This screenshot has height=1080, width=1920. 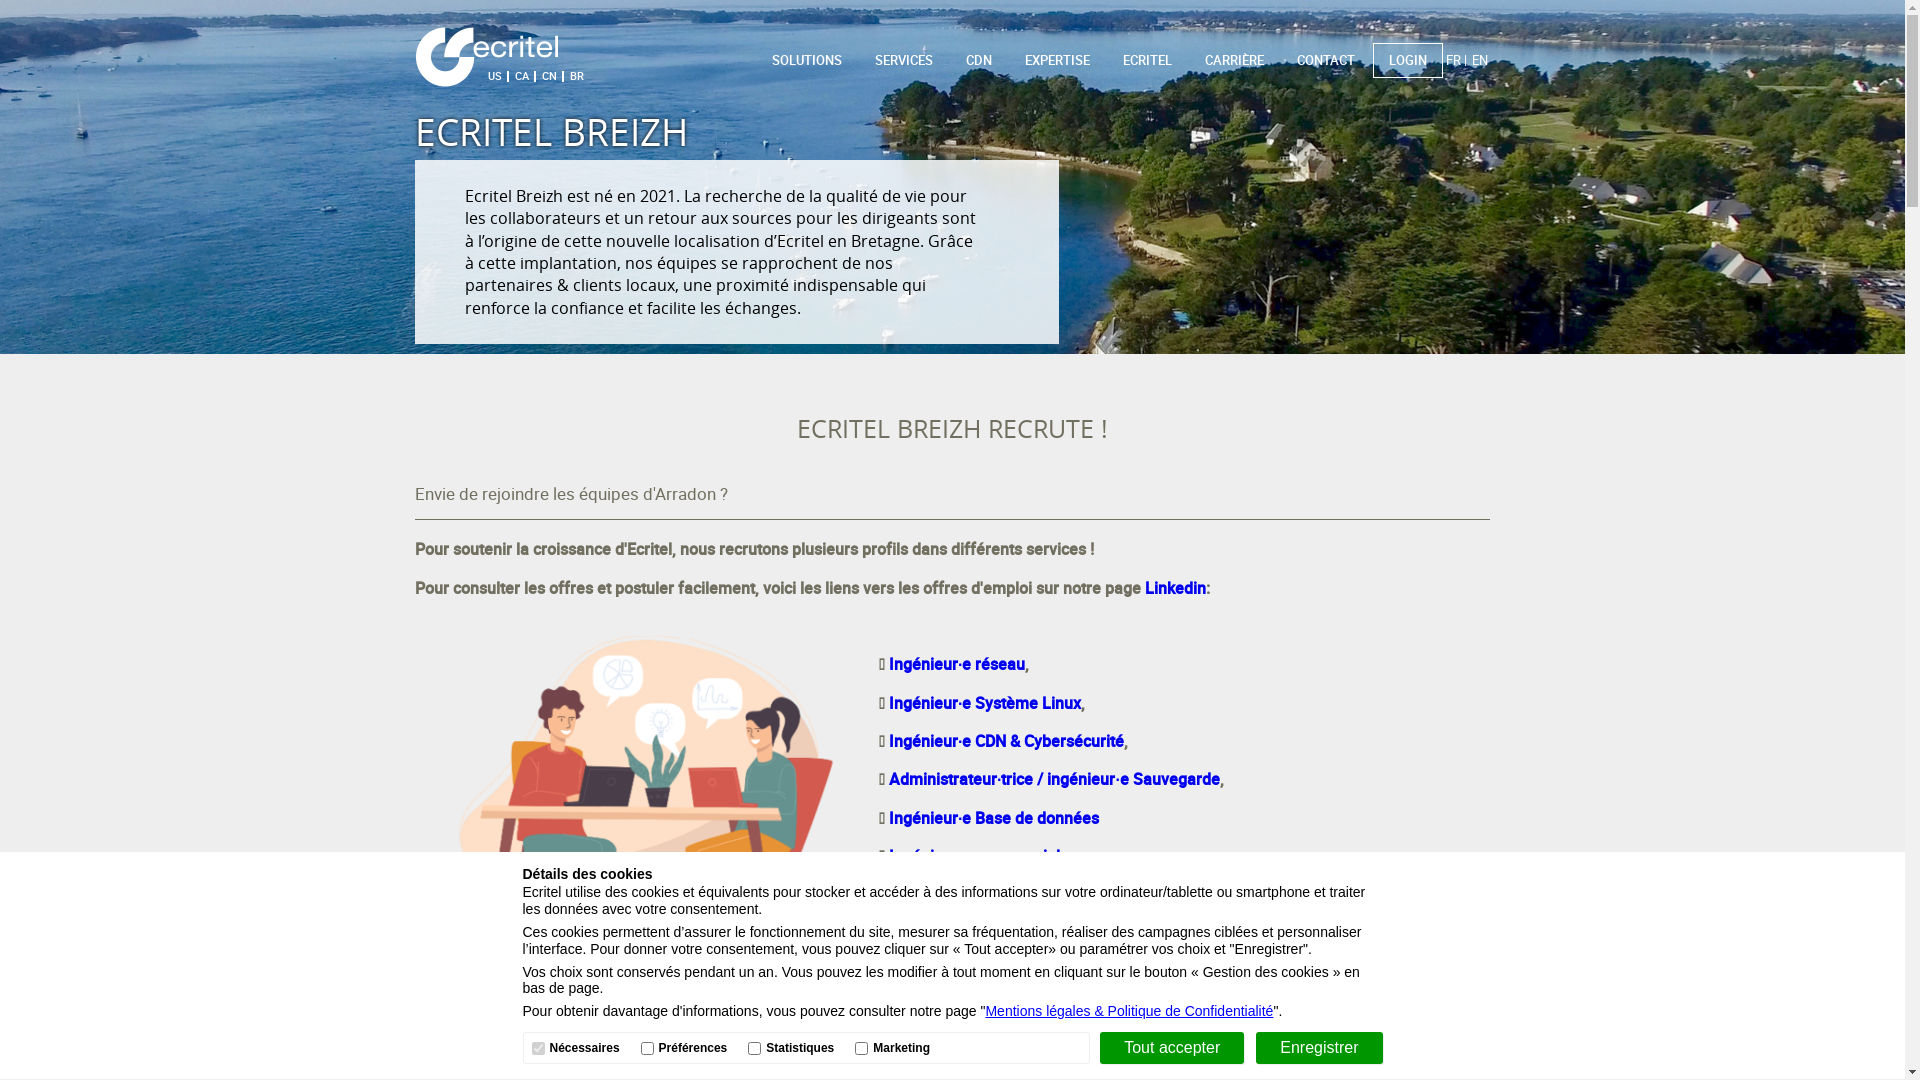 What do you see at coordinates (1479, 59) in the screenshot?
I see `'EN'` at bounding box center [1479, 59].